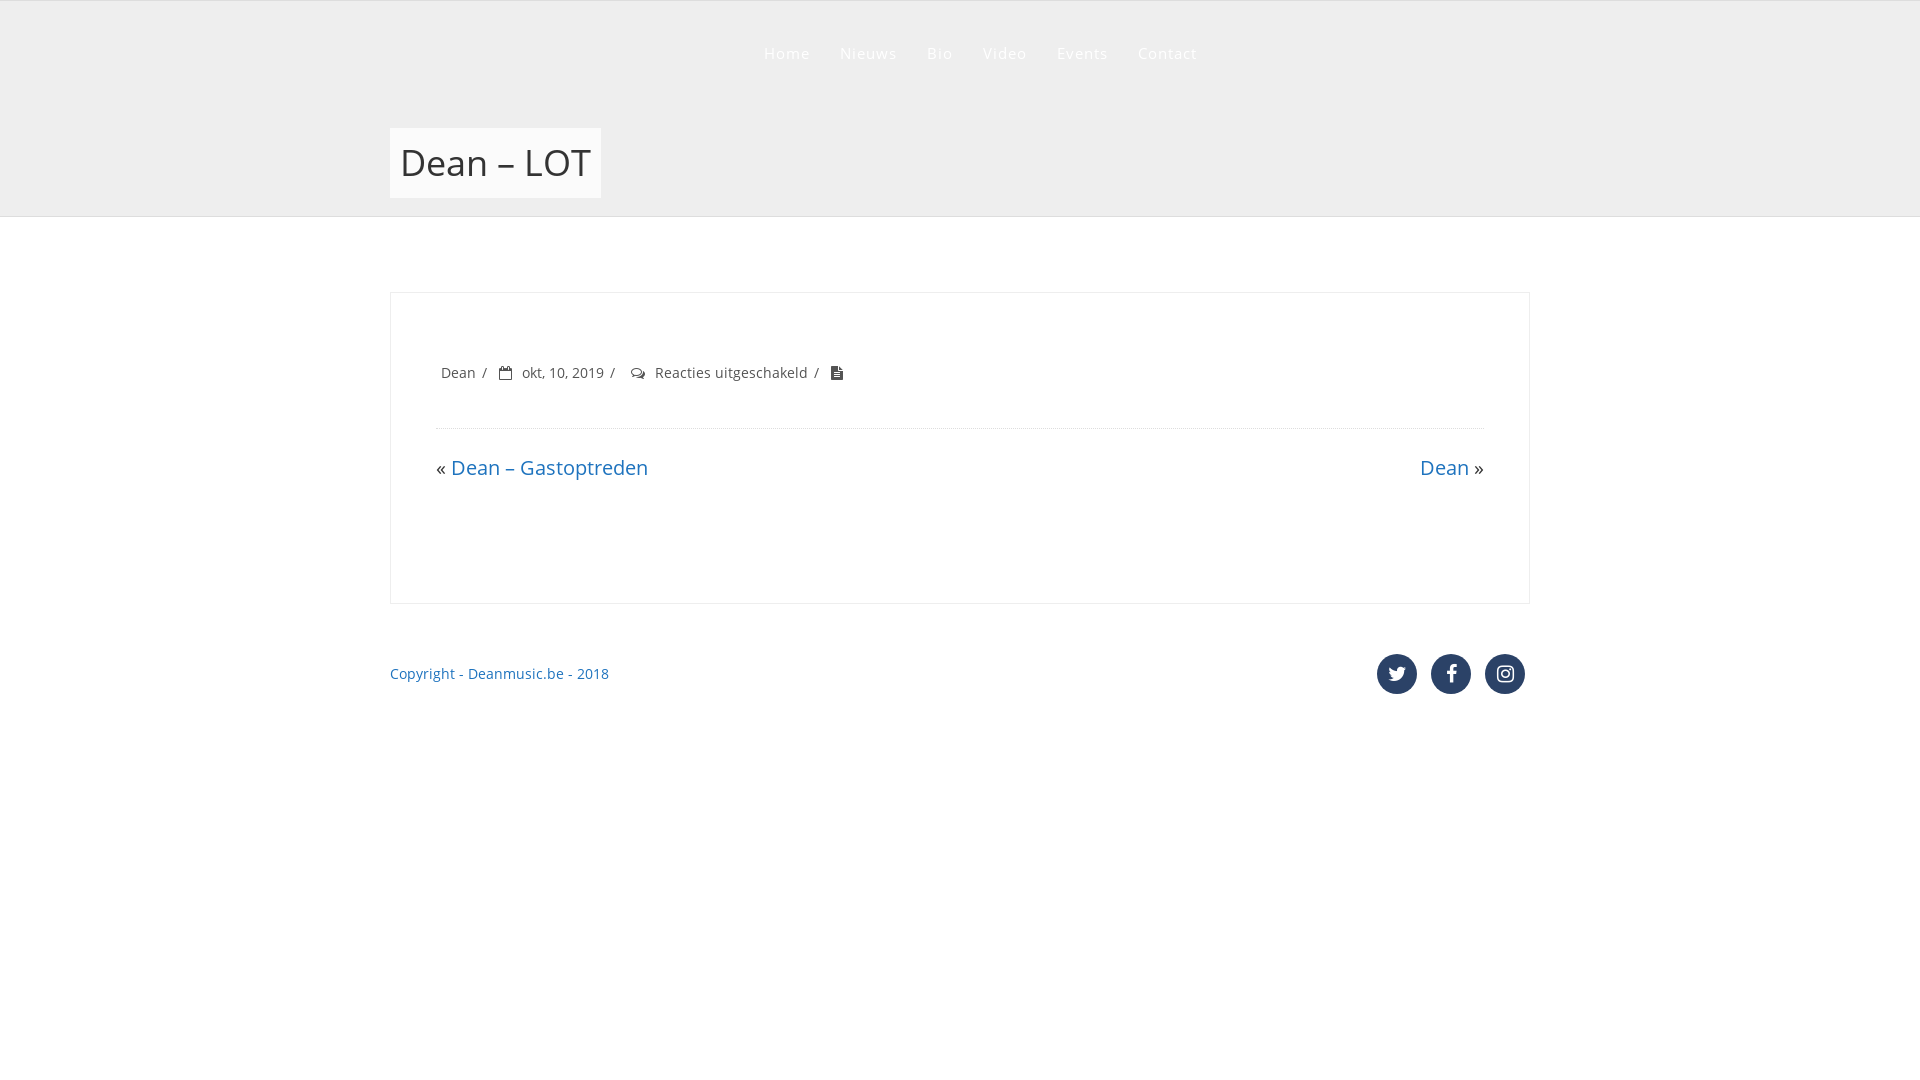  Describe the element at coordinates (1505, 674) in the screenshot. I see `'Instagram'` at that location.